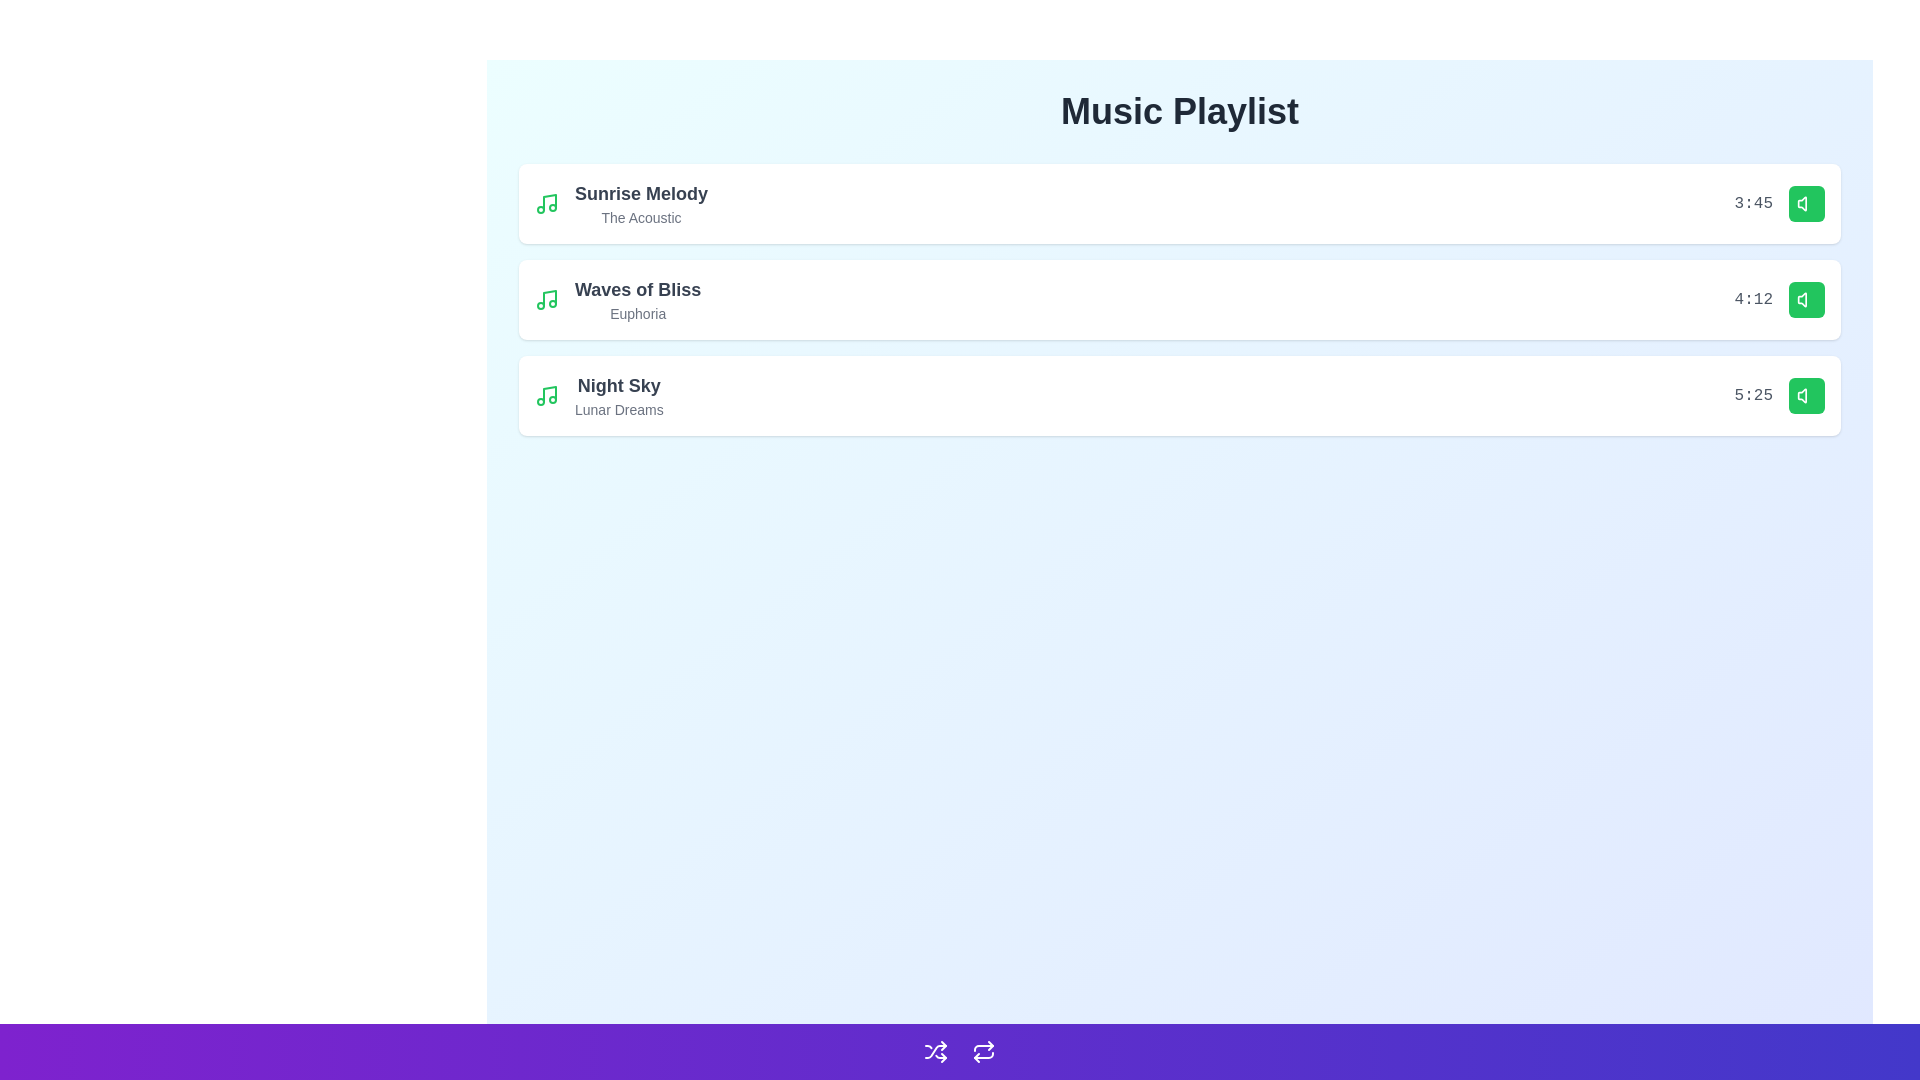 The image size is (1920, 1080). Describe the element at coordinates (550, 202) in the screenshot. I see `the green vertical line of the music note icon that is located to the left of the 'Sunrise Melody' text in the playlist` at that location.